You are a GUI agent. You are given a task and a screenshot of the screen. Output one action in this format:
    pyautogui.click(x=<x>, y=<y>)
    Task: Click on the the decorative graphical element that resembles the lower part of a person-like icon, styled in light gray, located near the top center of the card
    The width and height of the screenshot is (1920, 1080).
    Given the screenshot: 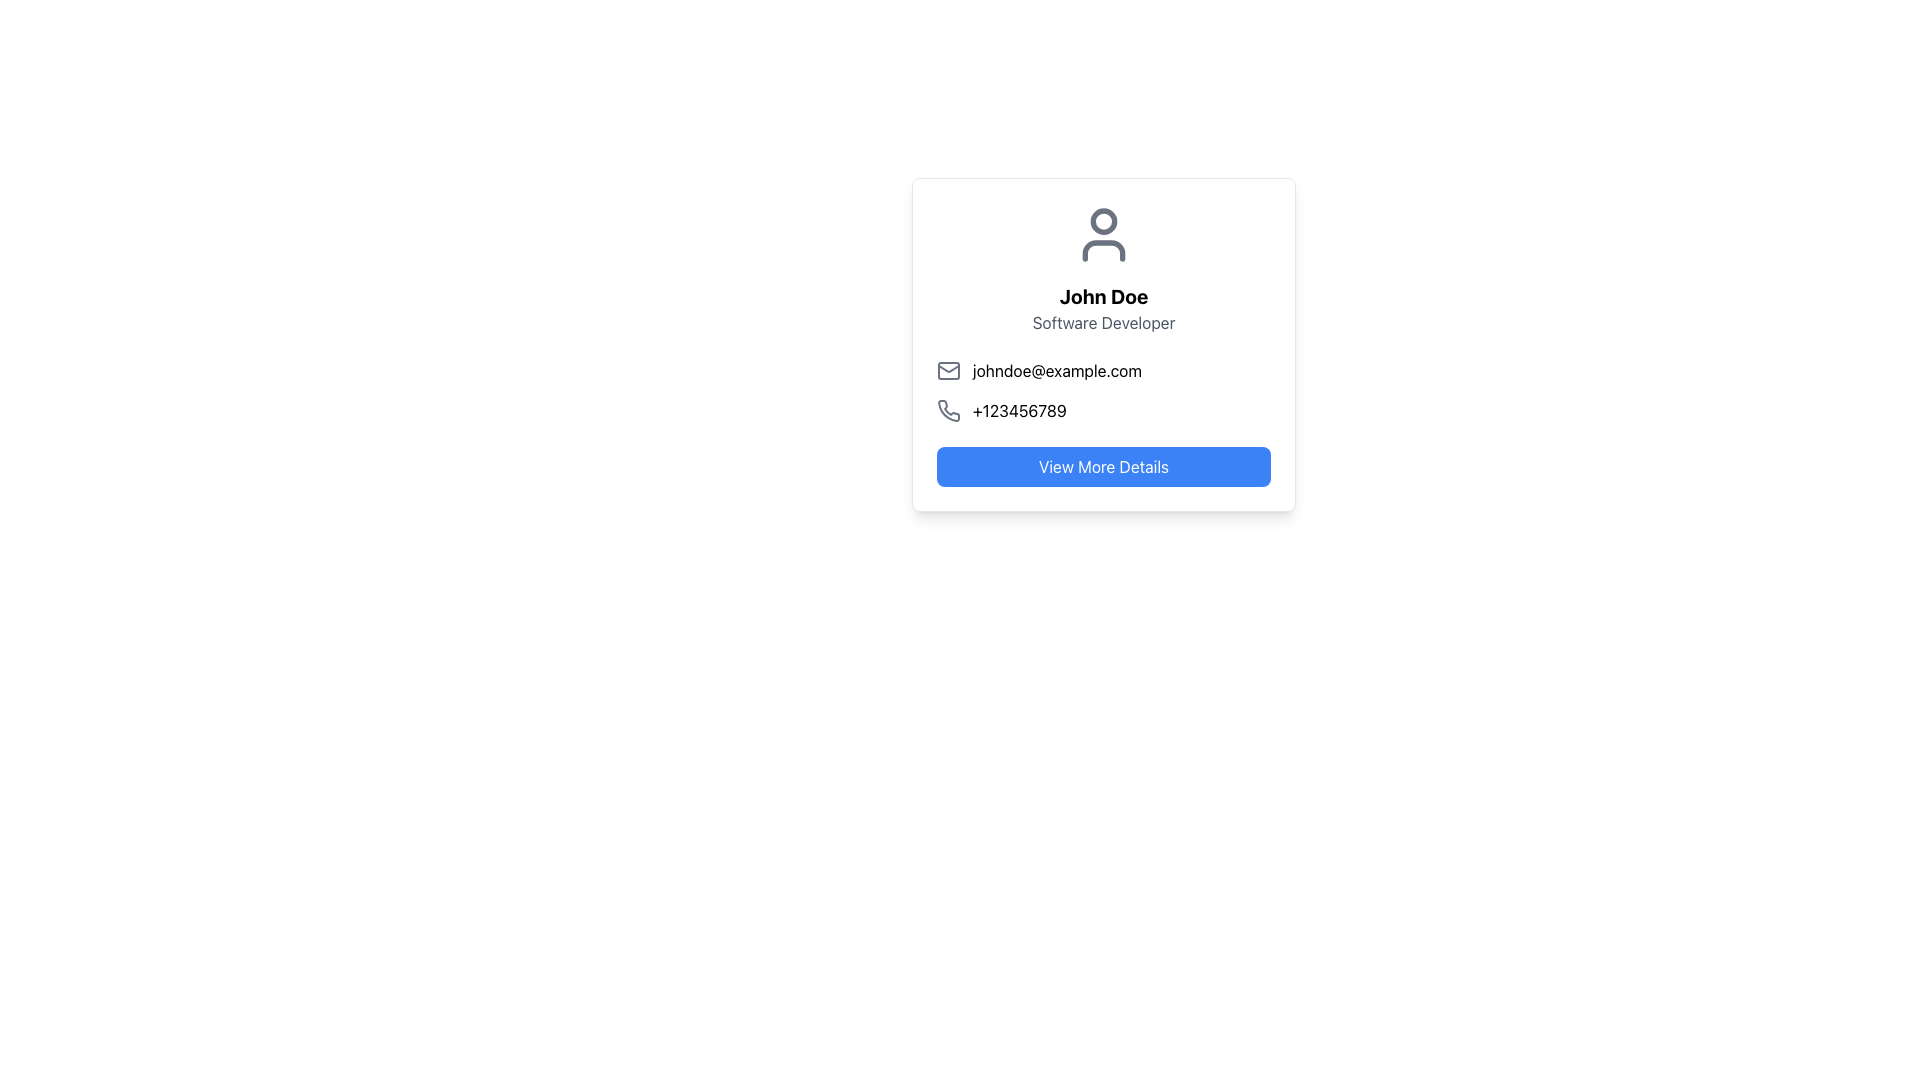 What is the action you would take?
    pyautogui.click(x=1103, y=249)
    